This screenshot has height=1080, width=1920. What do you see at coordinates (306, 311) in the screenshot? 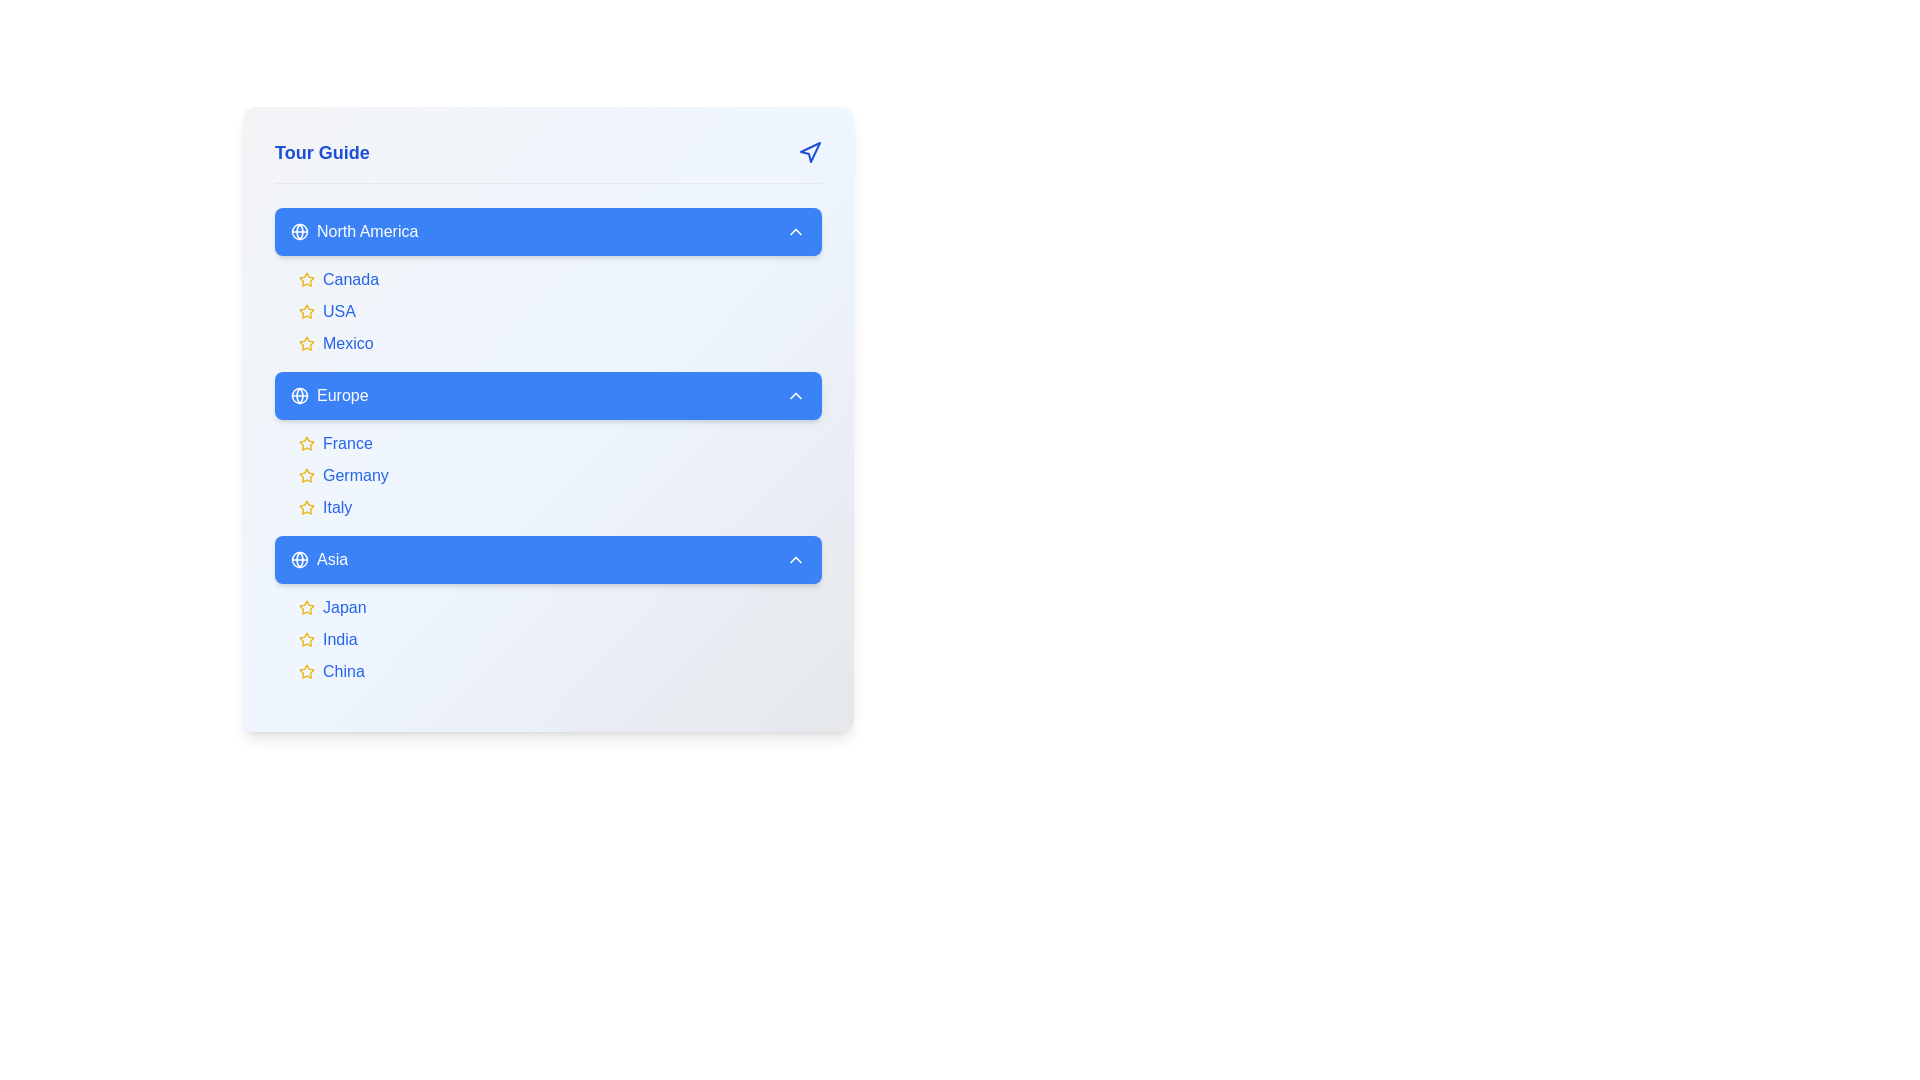
I see `the star-shaped icon filled with yellow color, which is positioned to the left of the text label 'USA' in the North America group` at bounding box center [306, 311].